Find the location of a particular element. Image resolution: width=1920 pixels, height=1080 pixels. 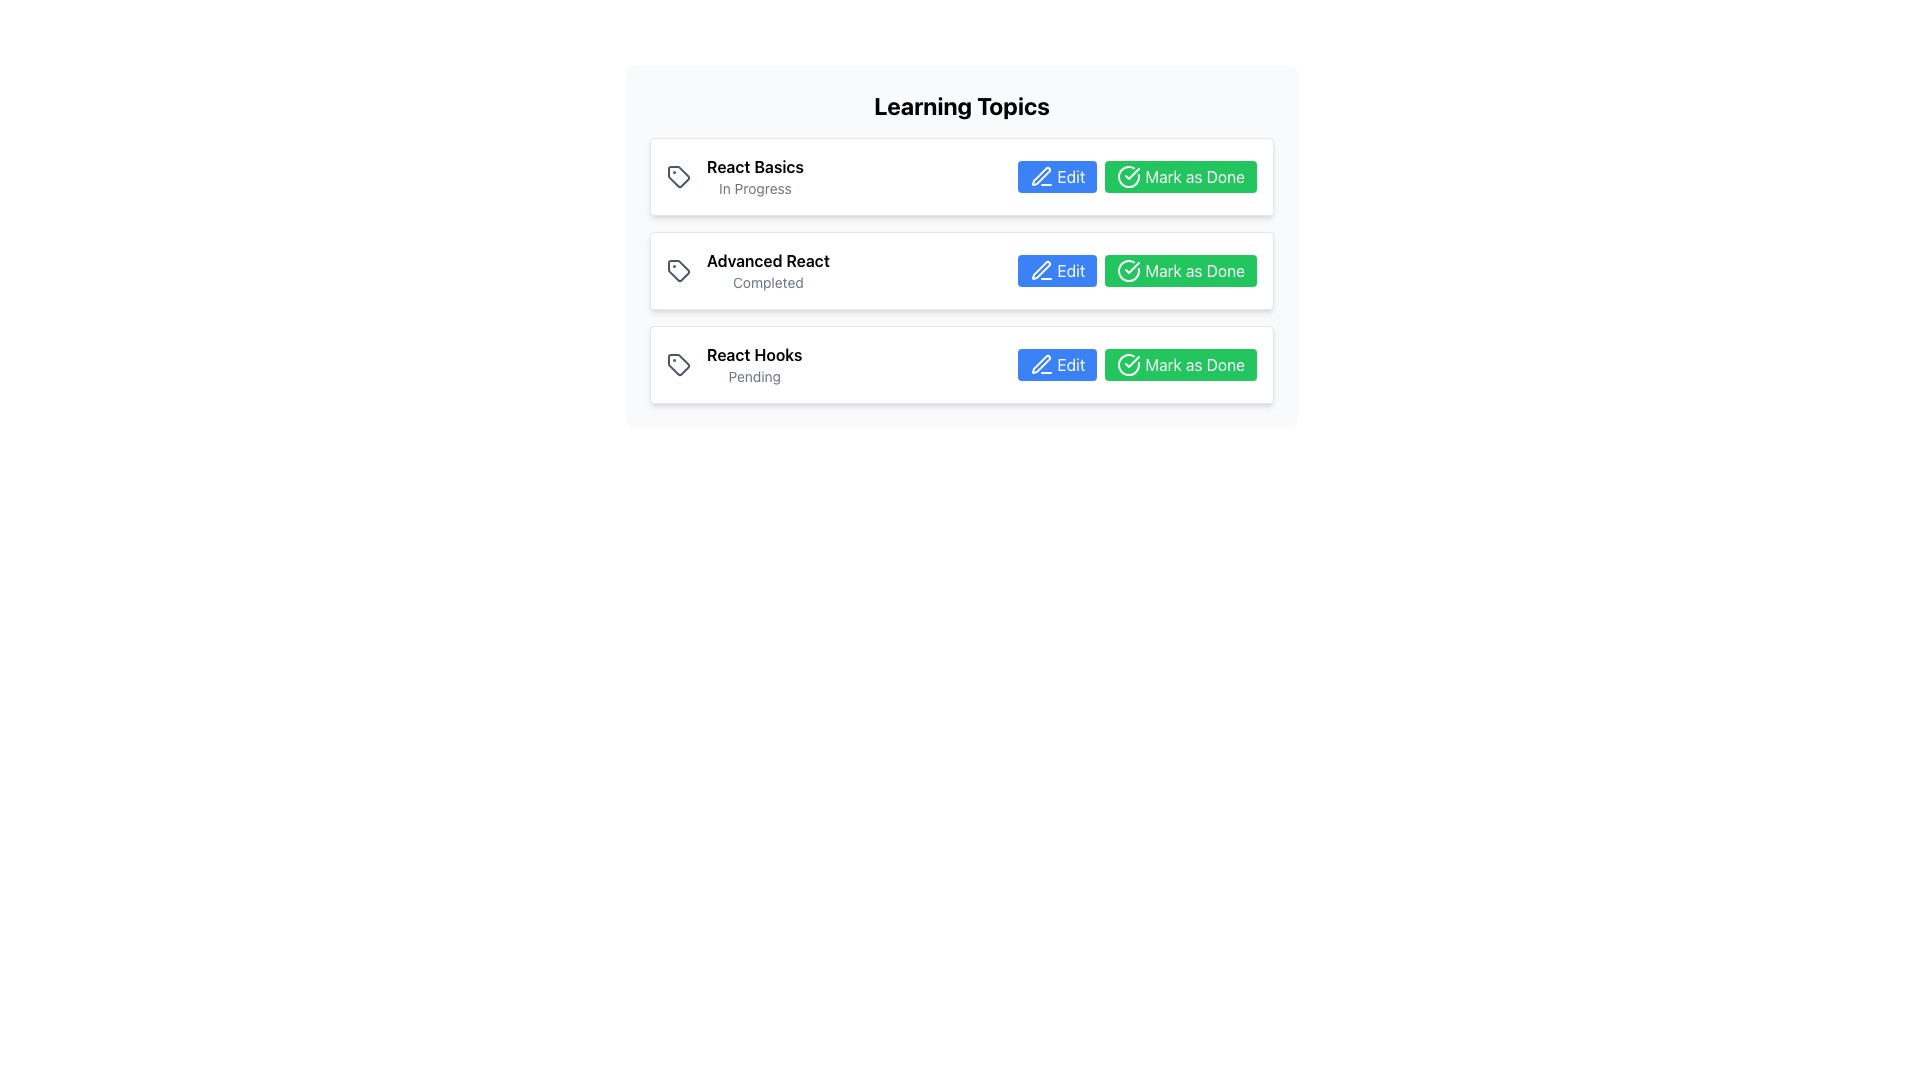

the label displaying the title 'React Hooks' with the status 'Pending' in the 'Learning Topics' section, which is the third item in the list is located at coordinates (733, 365).